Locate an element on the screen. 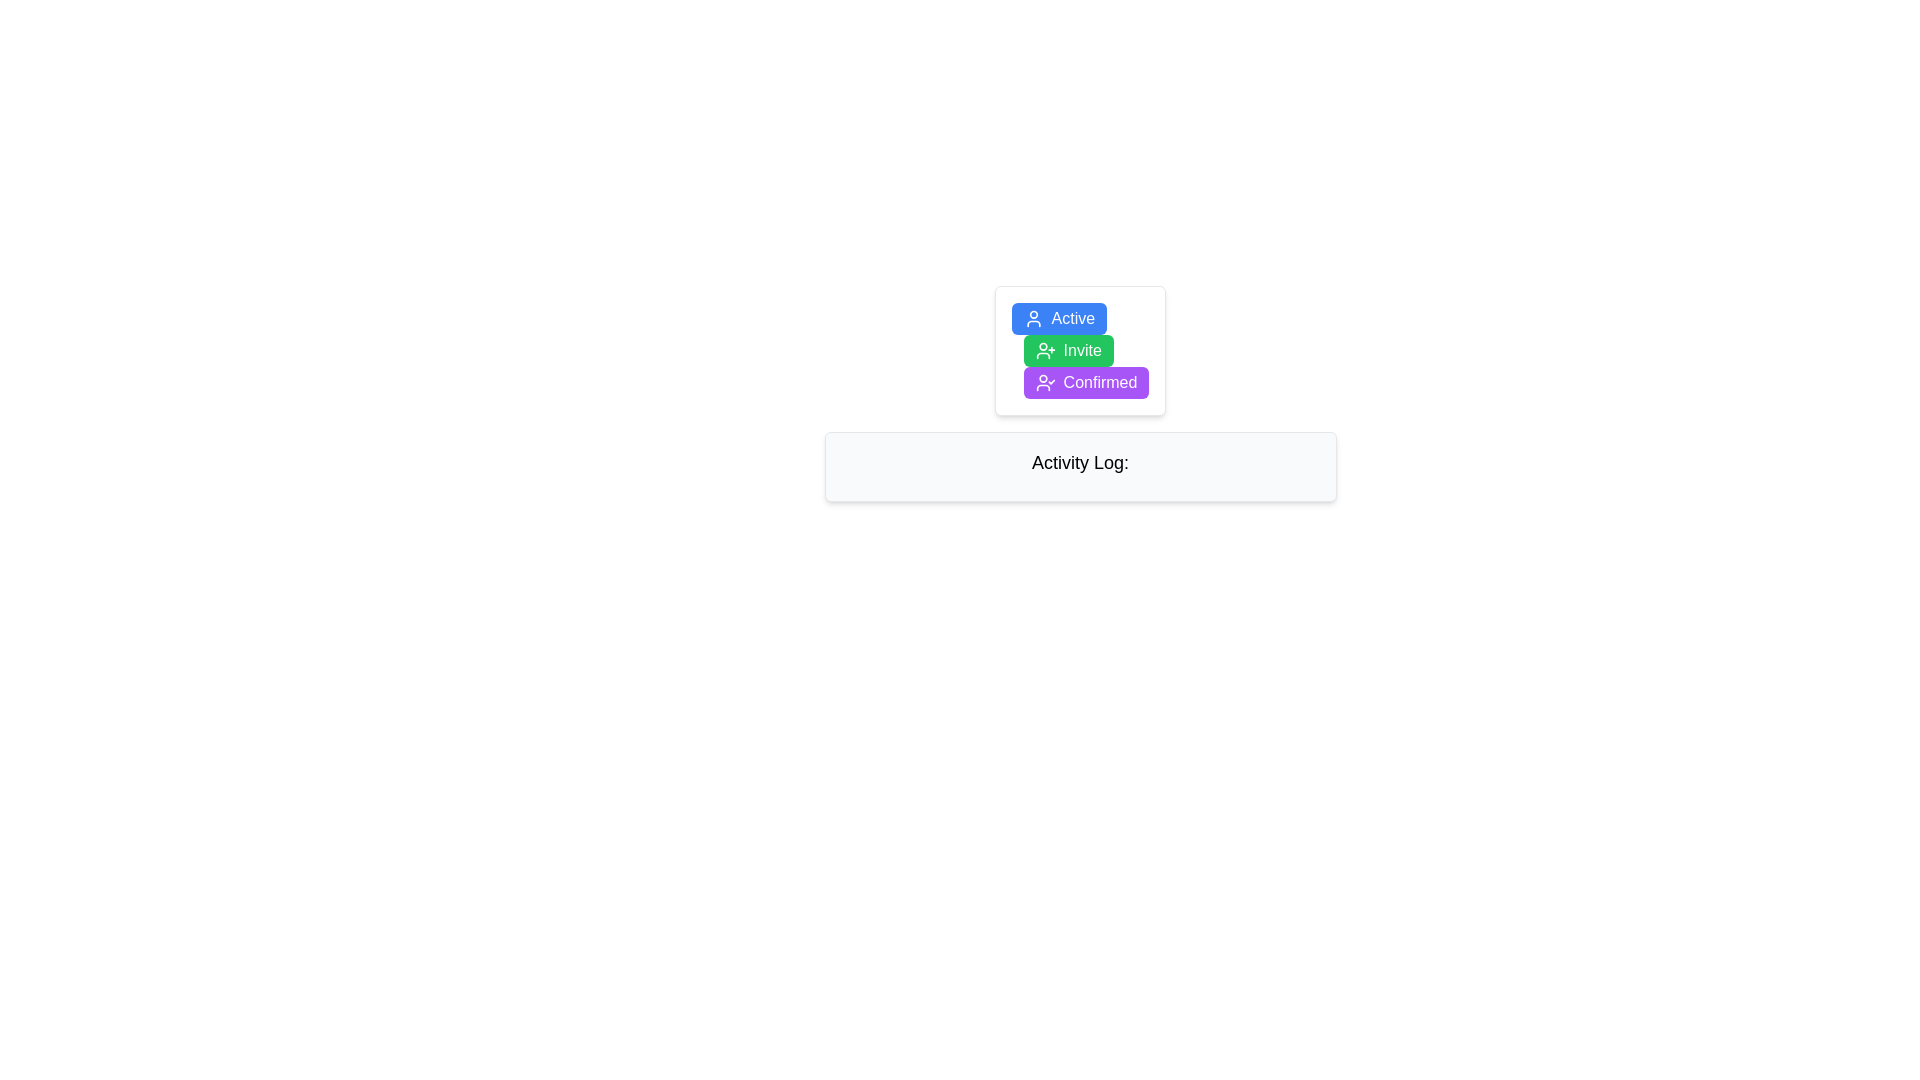  the text label reading 'Active', which is styled with white text on a blue button is located at coordinates (1072, 318).